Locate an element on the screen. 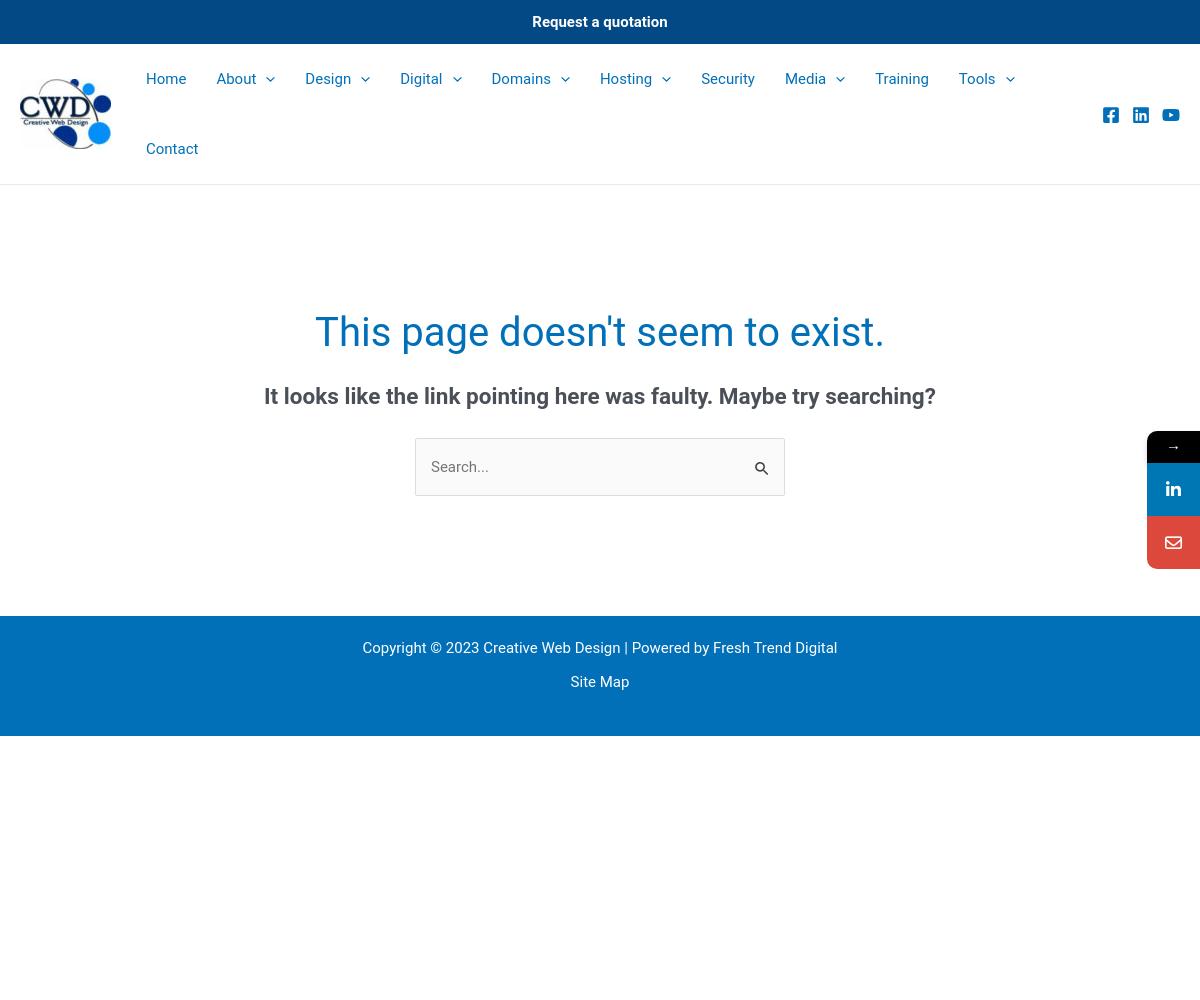  'About' is located at coordinates (235, 78).